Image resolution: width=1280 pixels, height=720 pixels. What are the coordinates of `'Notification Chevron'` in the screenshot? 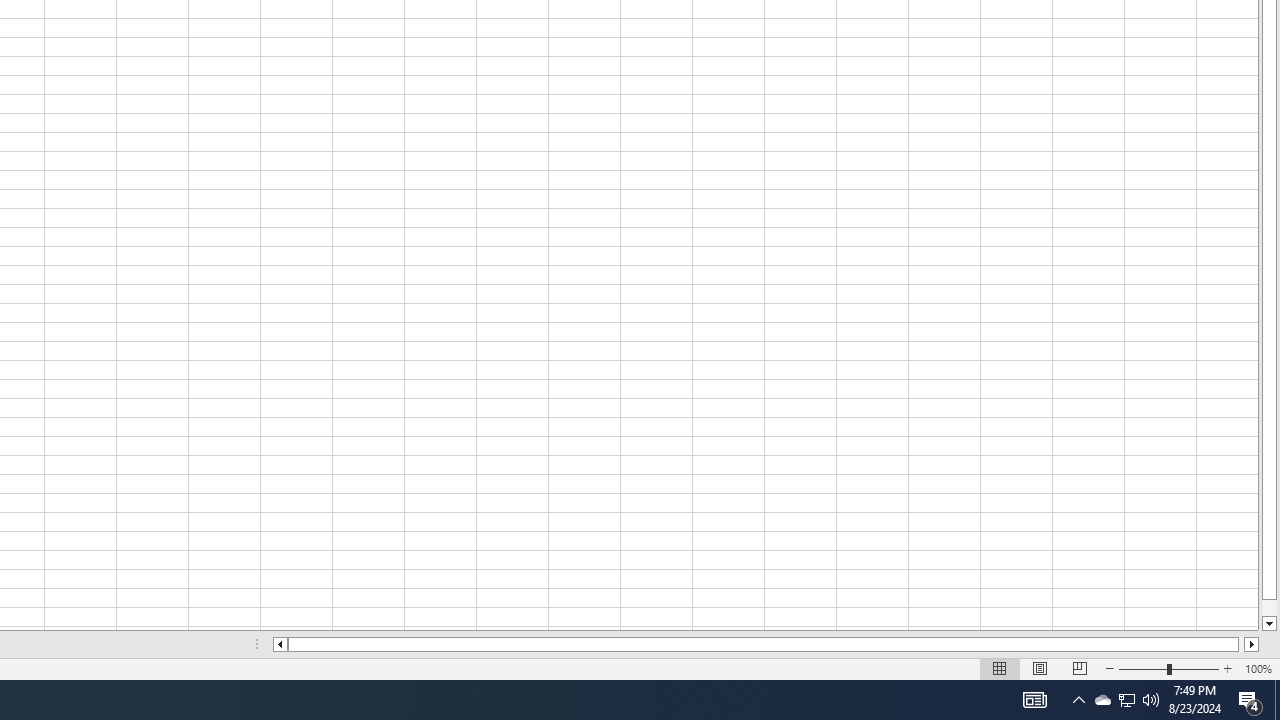 It's located at (1078, 698).